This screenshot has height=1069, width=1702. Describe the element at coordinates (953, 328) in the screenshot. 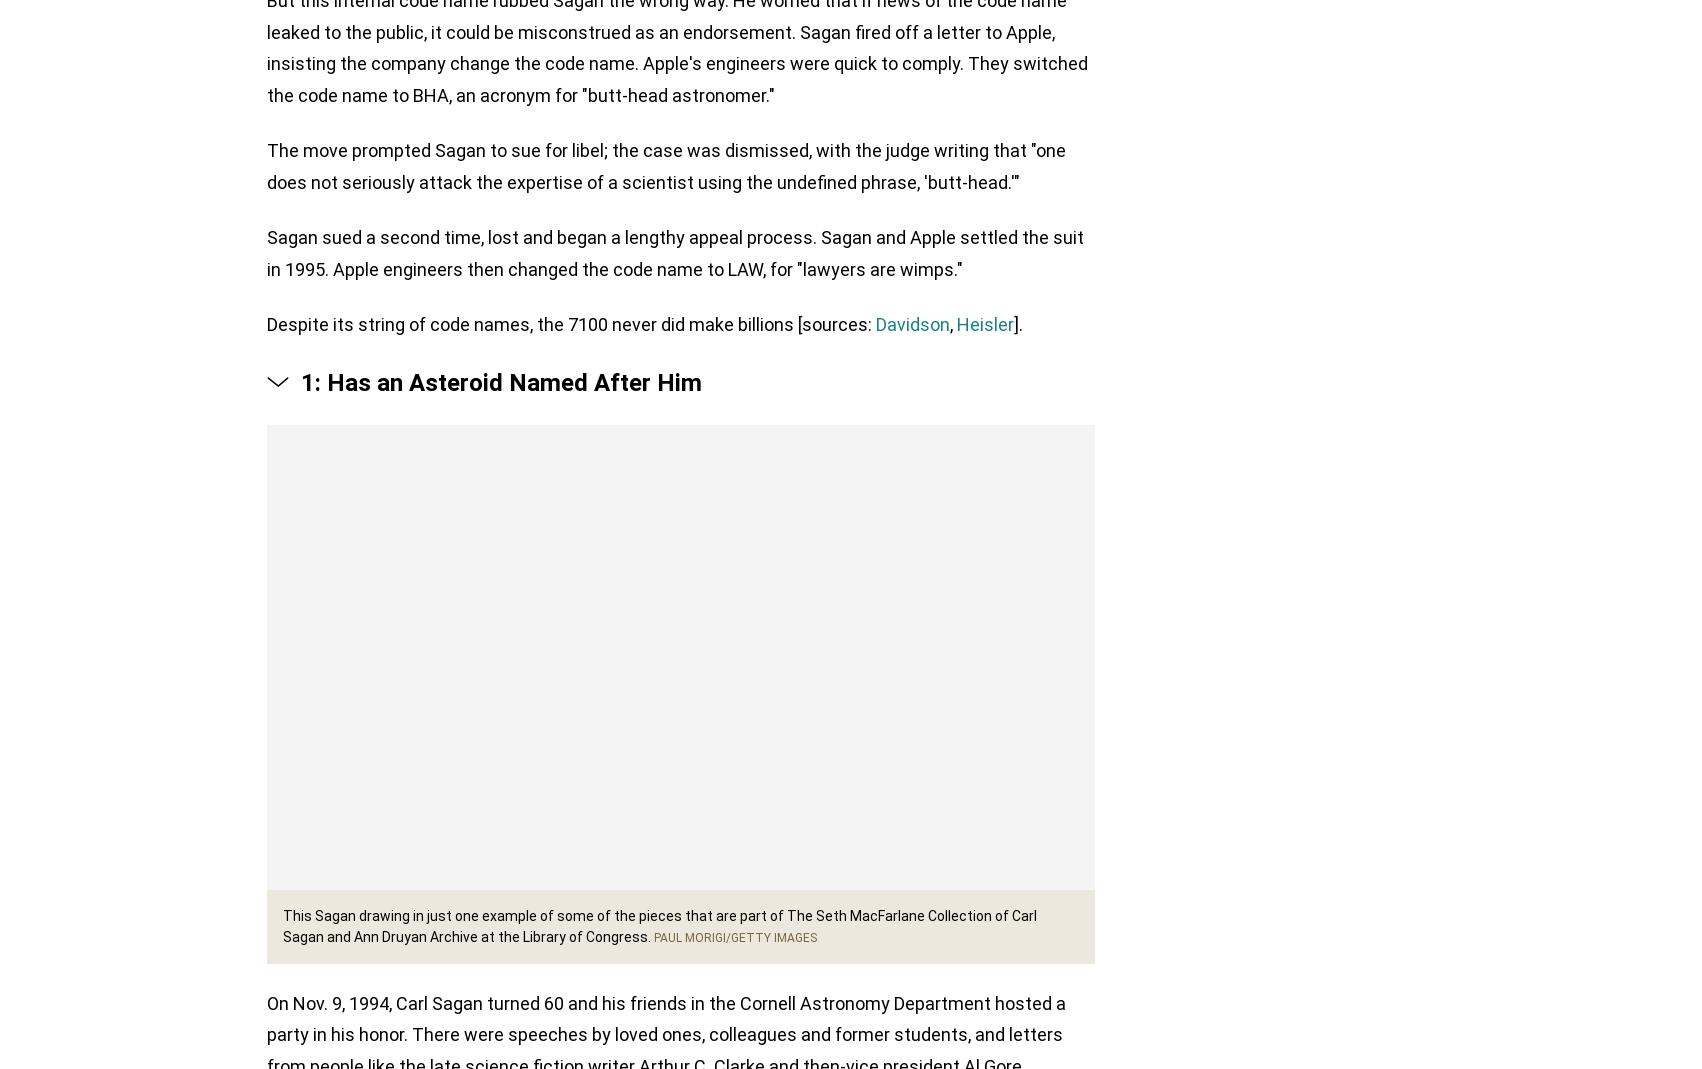

I see `','` at that location.